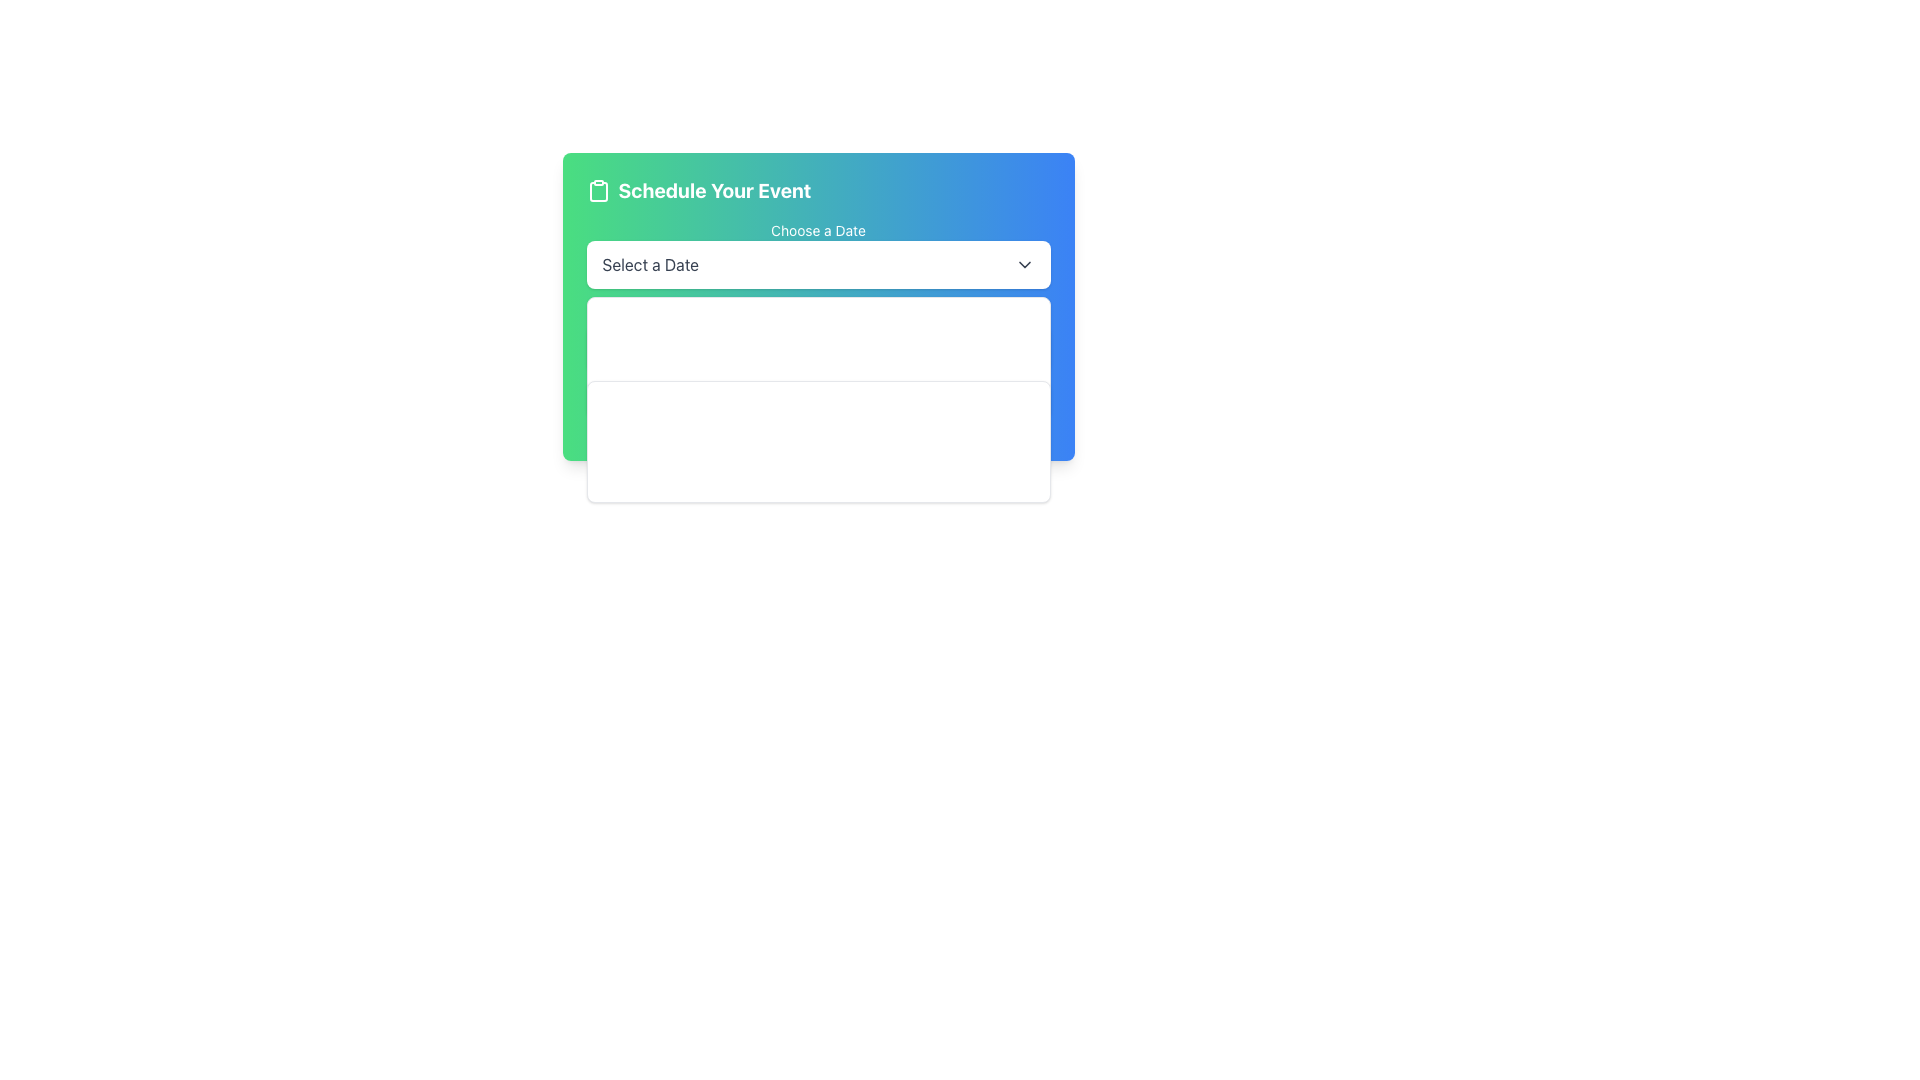  I want to click on an event from the Interactive dropdown section located below the heading 'Schedule Your Event' within the card layout, so click(818, 327).